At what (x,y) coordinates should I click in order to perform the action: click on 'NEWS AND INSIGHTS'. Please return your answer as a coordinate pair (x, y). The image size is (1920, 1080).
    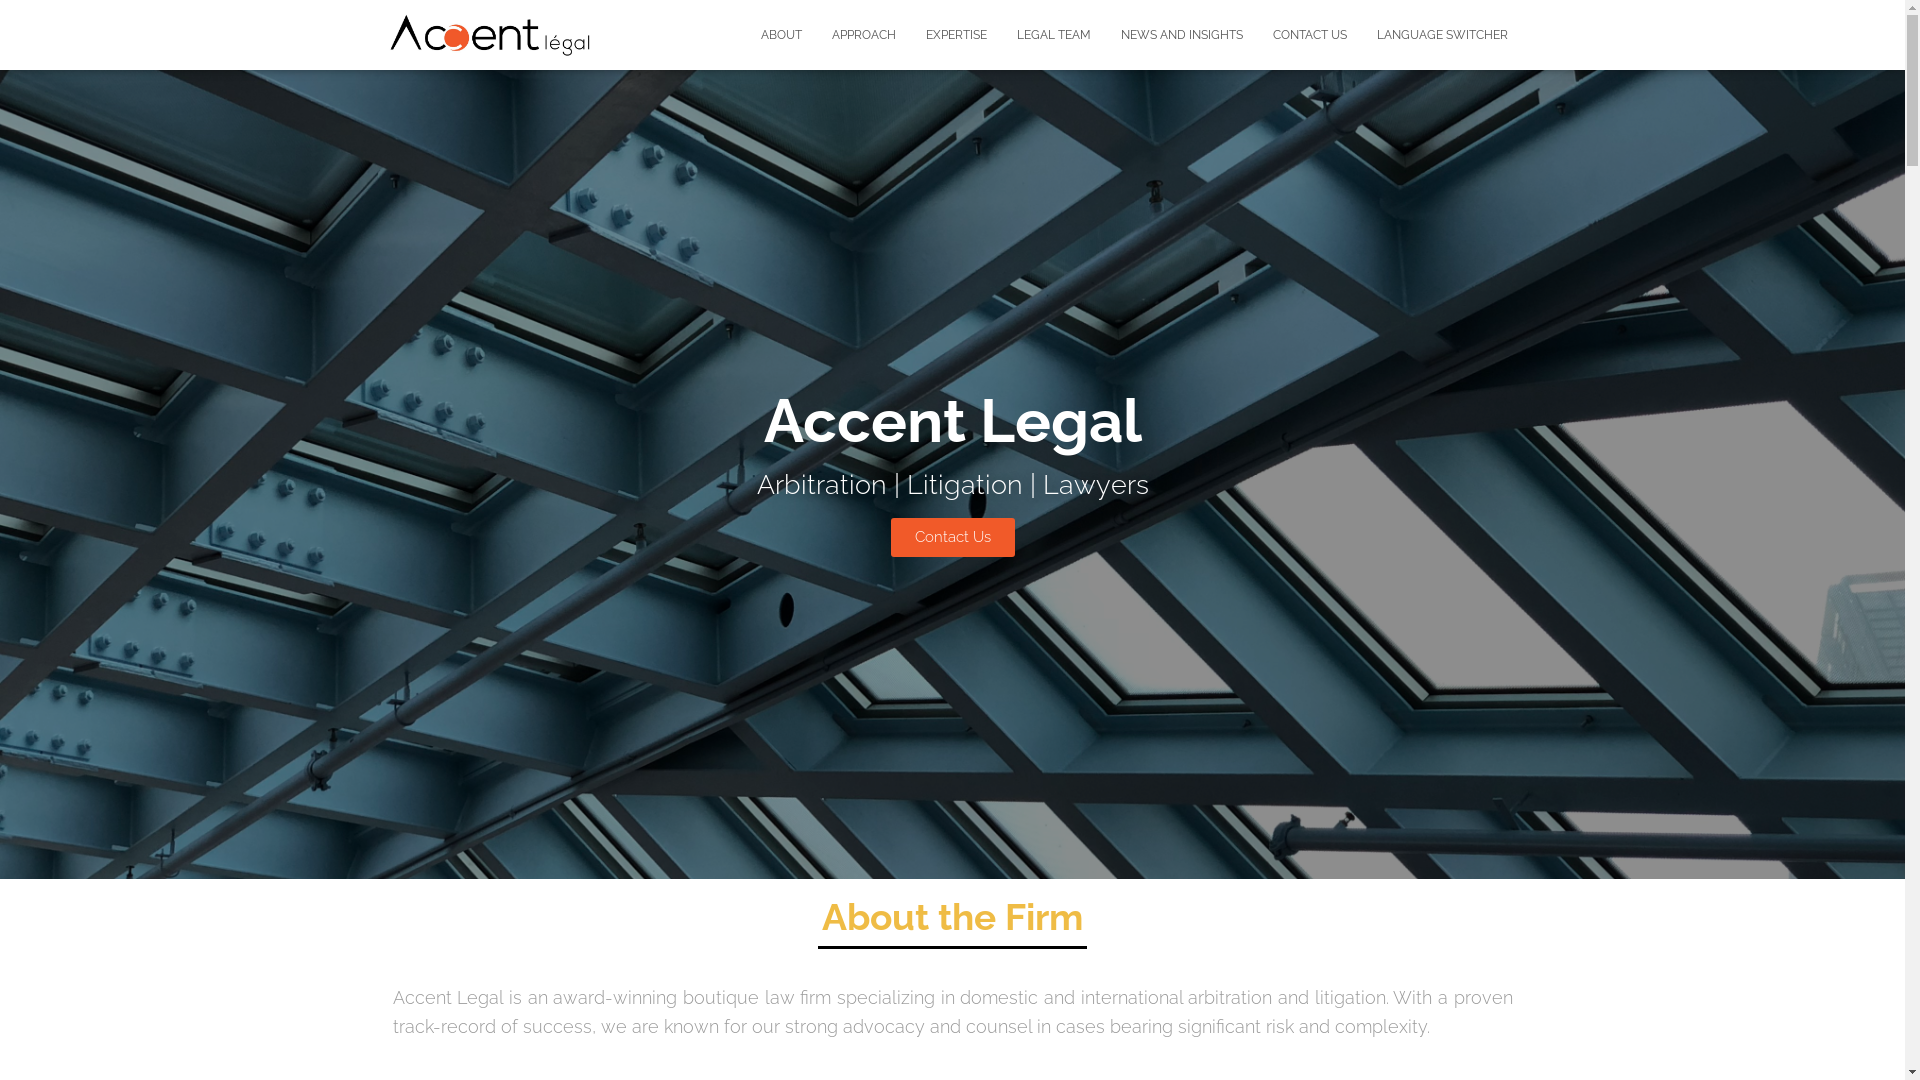
    Looking at the image, I should click on (1181, 34).